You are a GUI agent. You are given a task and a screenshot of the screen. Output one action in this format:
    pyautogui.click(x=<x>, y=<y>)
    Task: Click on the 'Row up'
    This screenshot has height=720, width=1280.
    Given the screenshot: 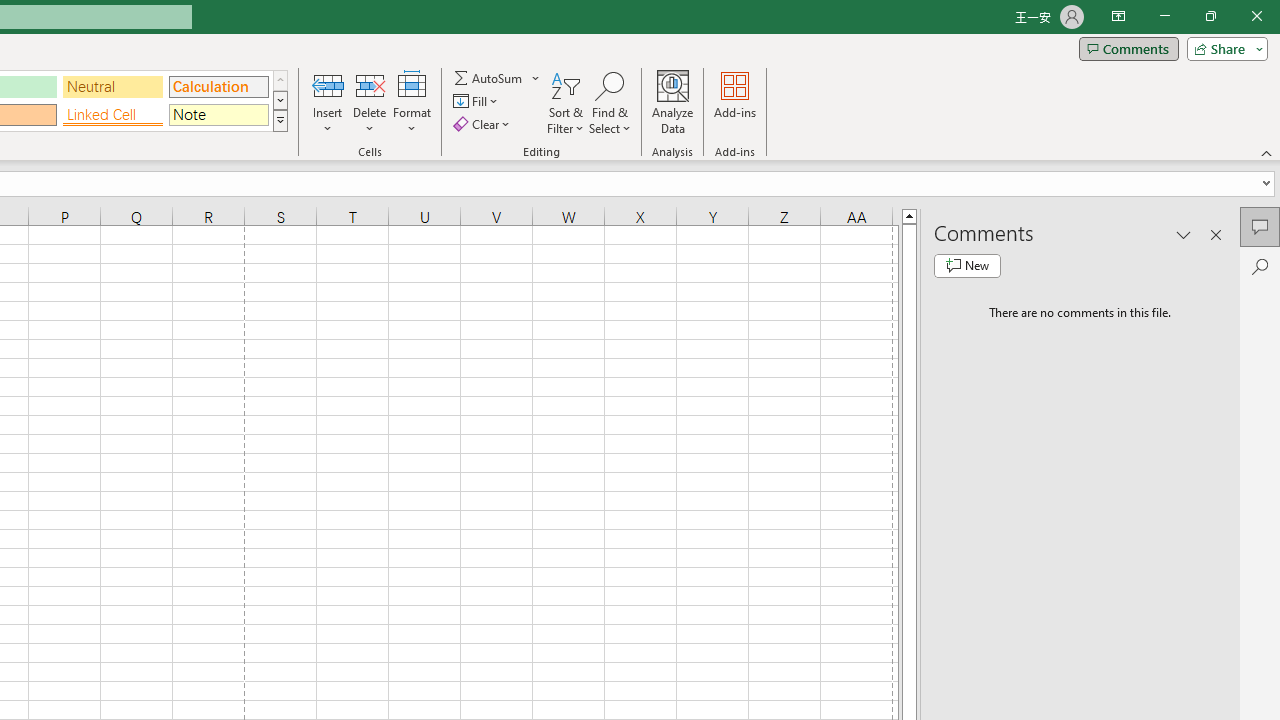 What is the action you would take?
    pyautogui.click(x=279, y=79)
    